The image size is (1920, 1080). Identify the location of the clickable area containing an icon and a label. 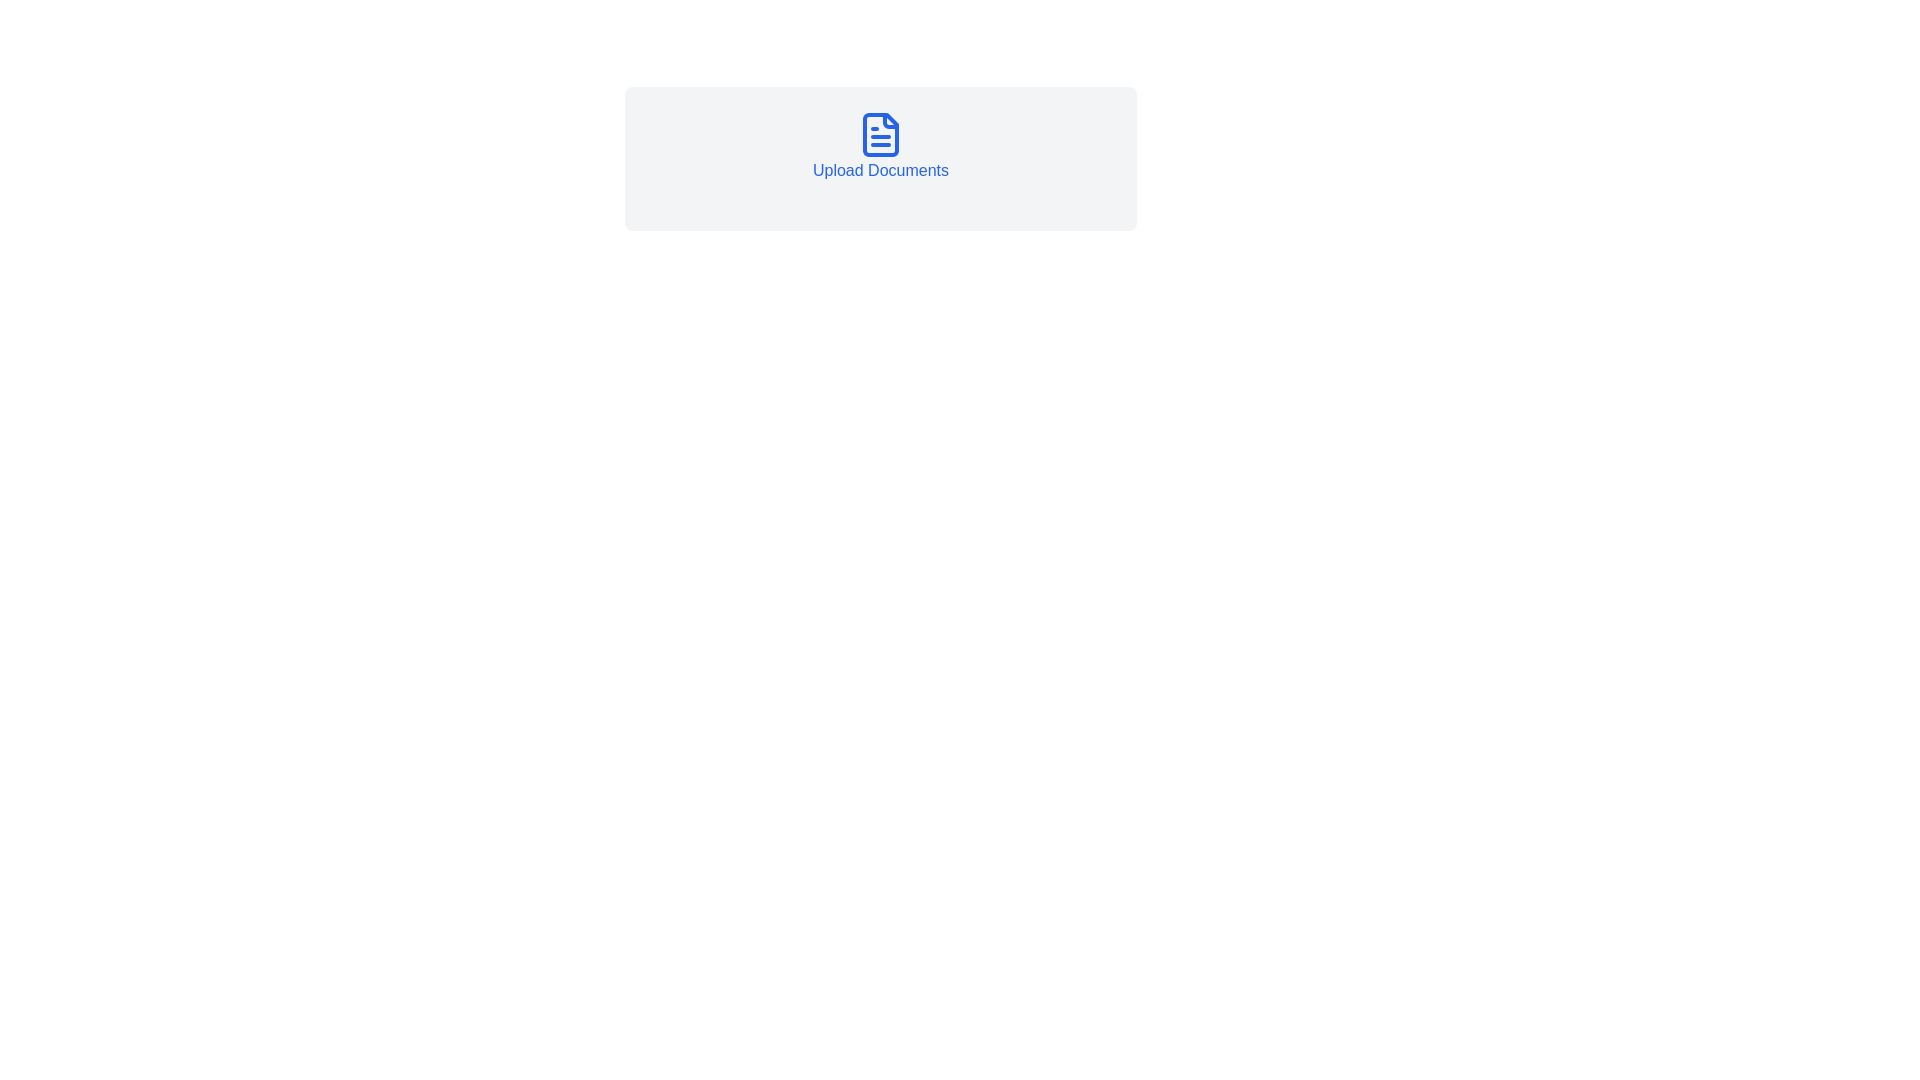
(880, 145).